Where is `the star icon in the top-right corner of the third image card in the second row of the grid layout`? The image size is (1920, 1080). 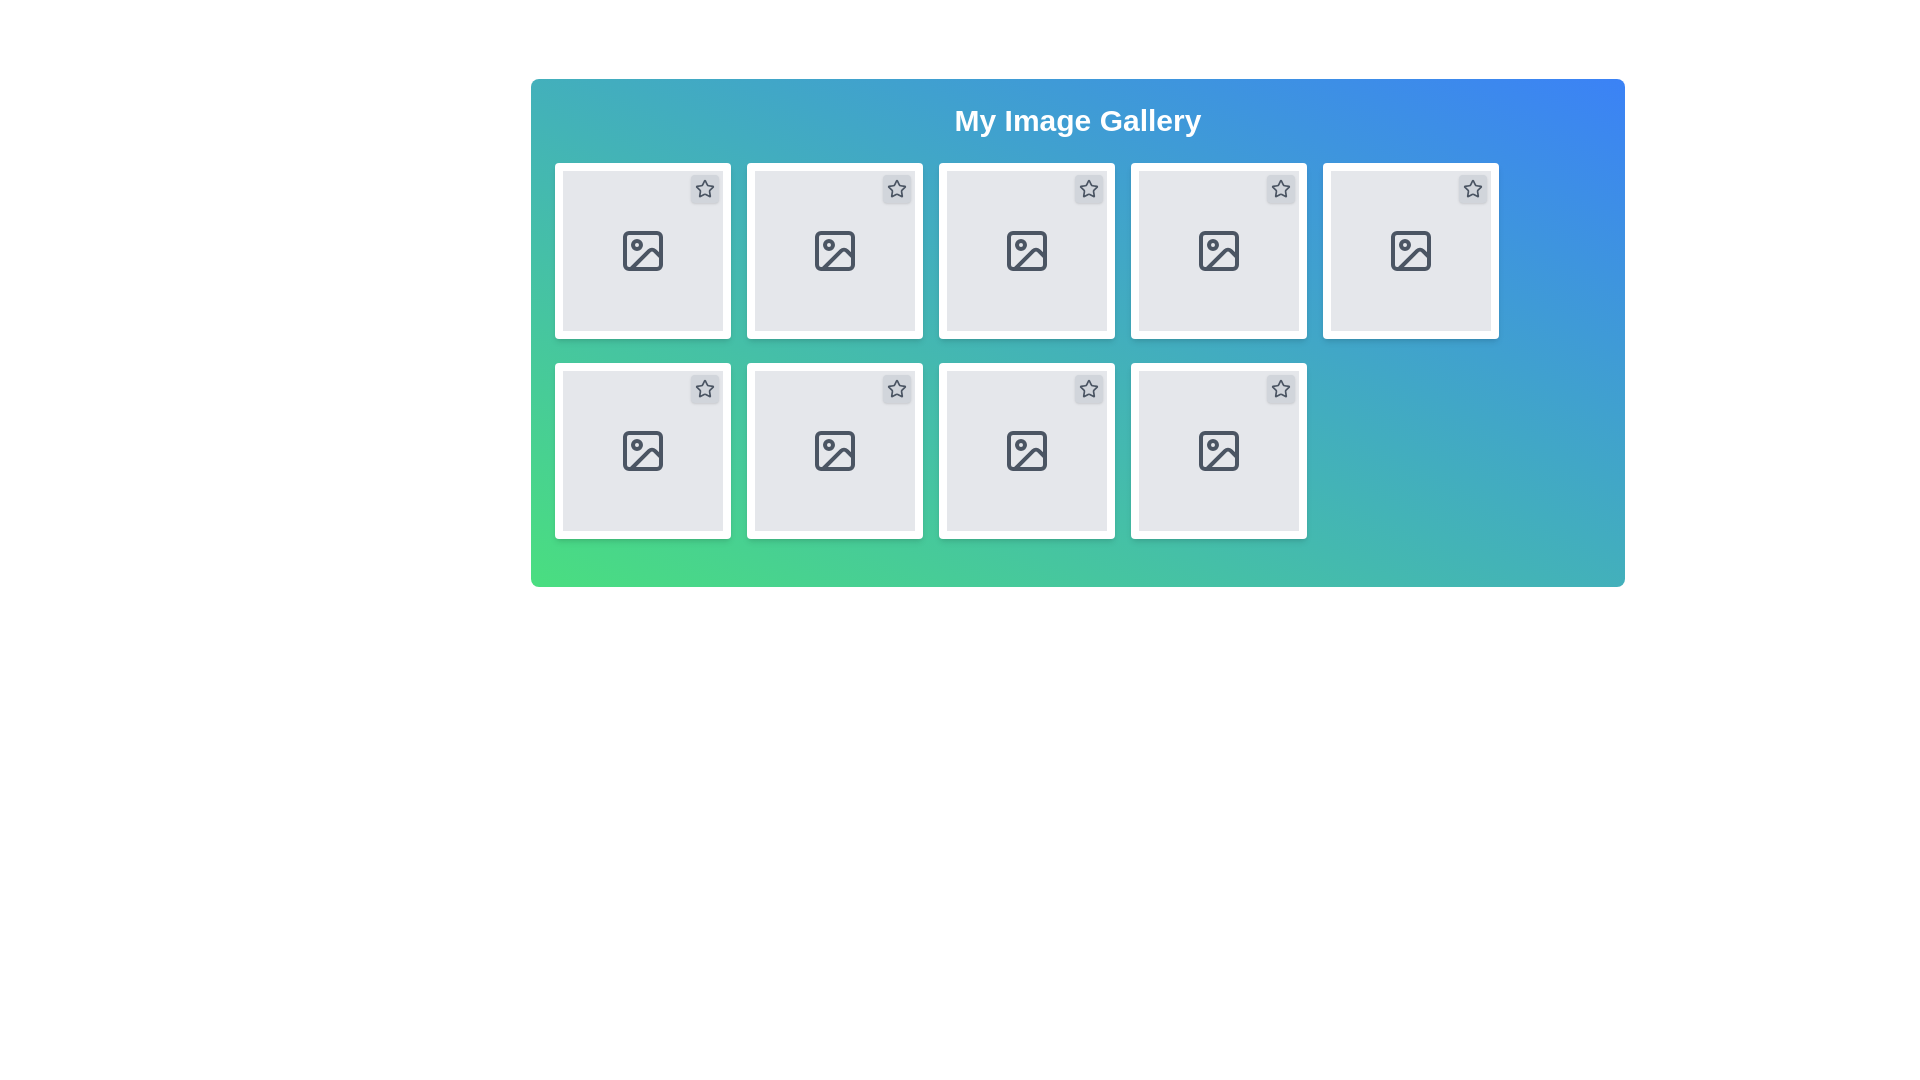 the star icon in the top-right corner of the third image card in the second row of the grid layout is located at coordinates (705, 388).